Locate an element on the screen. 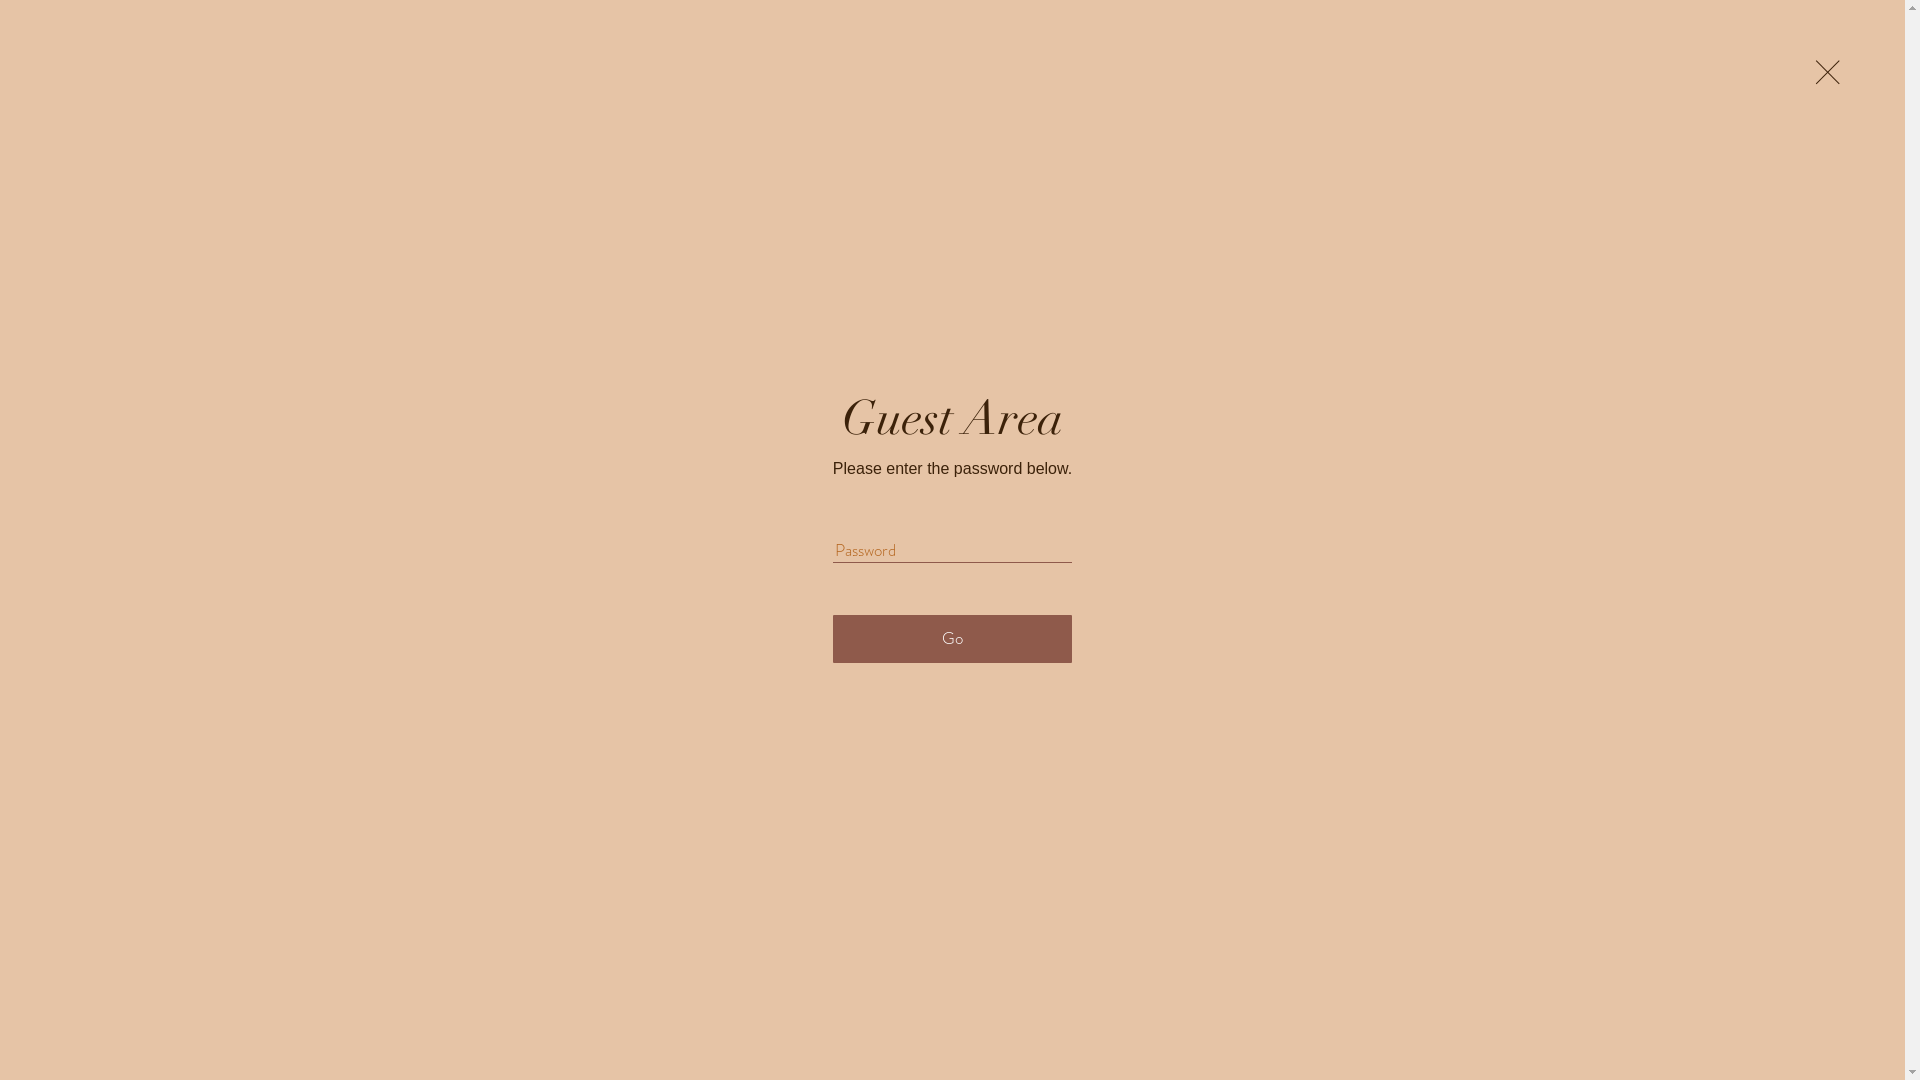 The height and width of the screenshot is (1080, 1920). 'Go' is located at coordinates (833, 639).